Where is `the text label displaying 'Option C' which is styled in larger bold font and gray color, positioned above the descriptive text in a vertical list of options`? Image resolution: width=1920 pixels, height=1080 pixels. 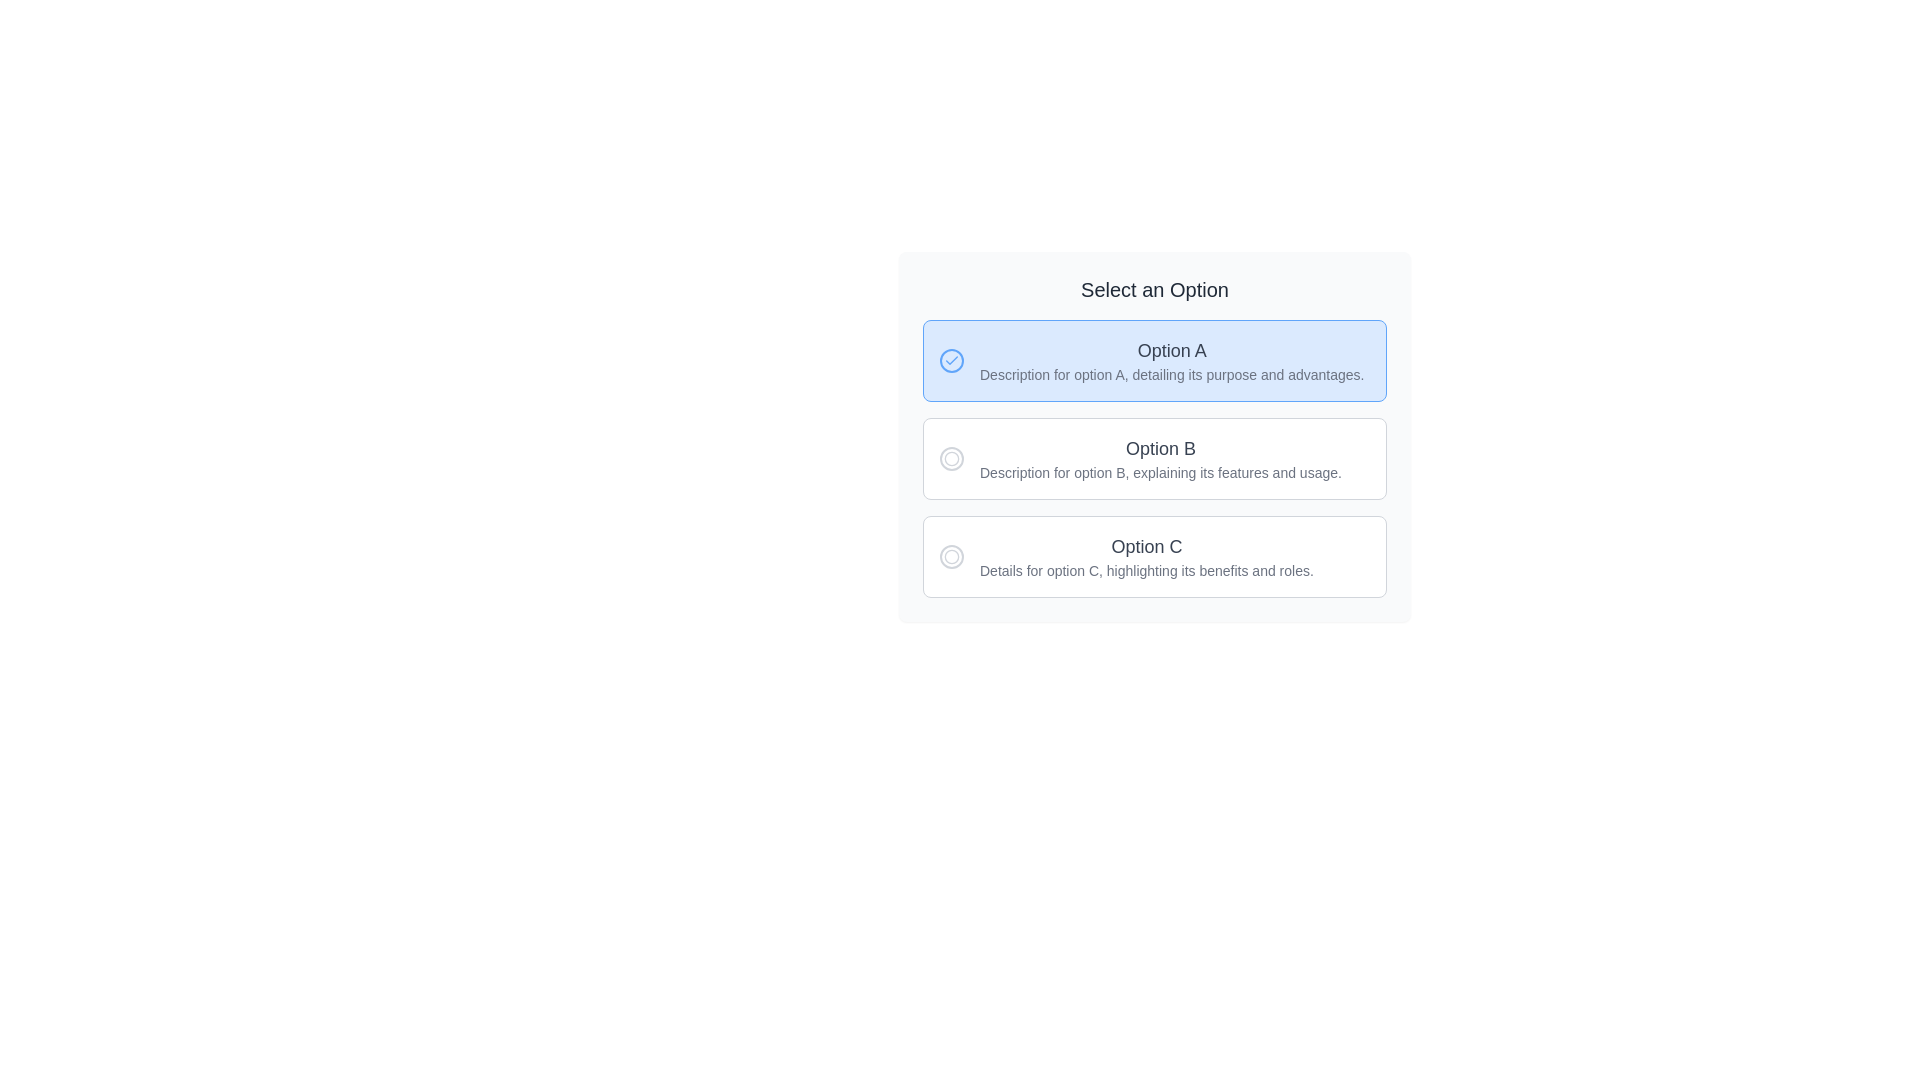 the text label displaying 'Option C' which is styled in larger bold font and gray color, positioned above the descriptive text in a vertical list of options is located at coordinates (1147, 547).